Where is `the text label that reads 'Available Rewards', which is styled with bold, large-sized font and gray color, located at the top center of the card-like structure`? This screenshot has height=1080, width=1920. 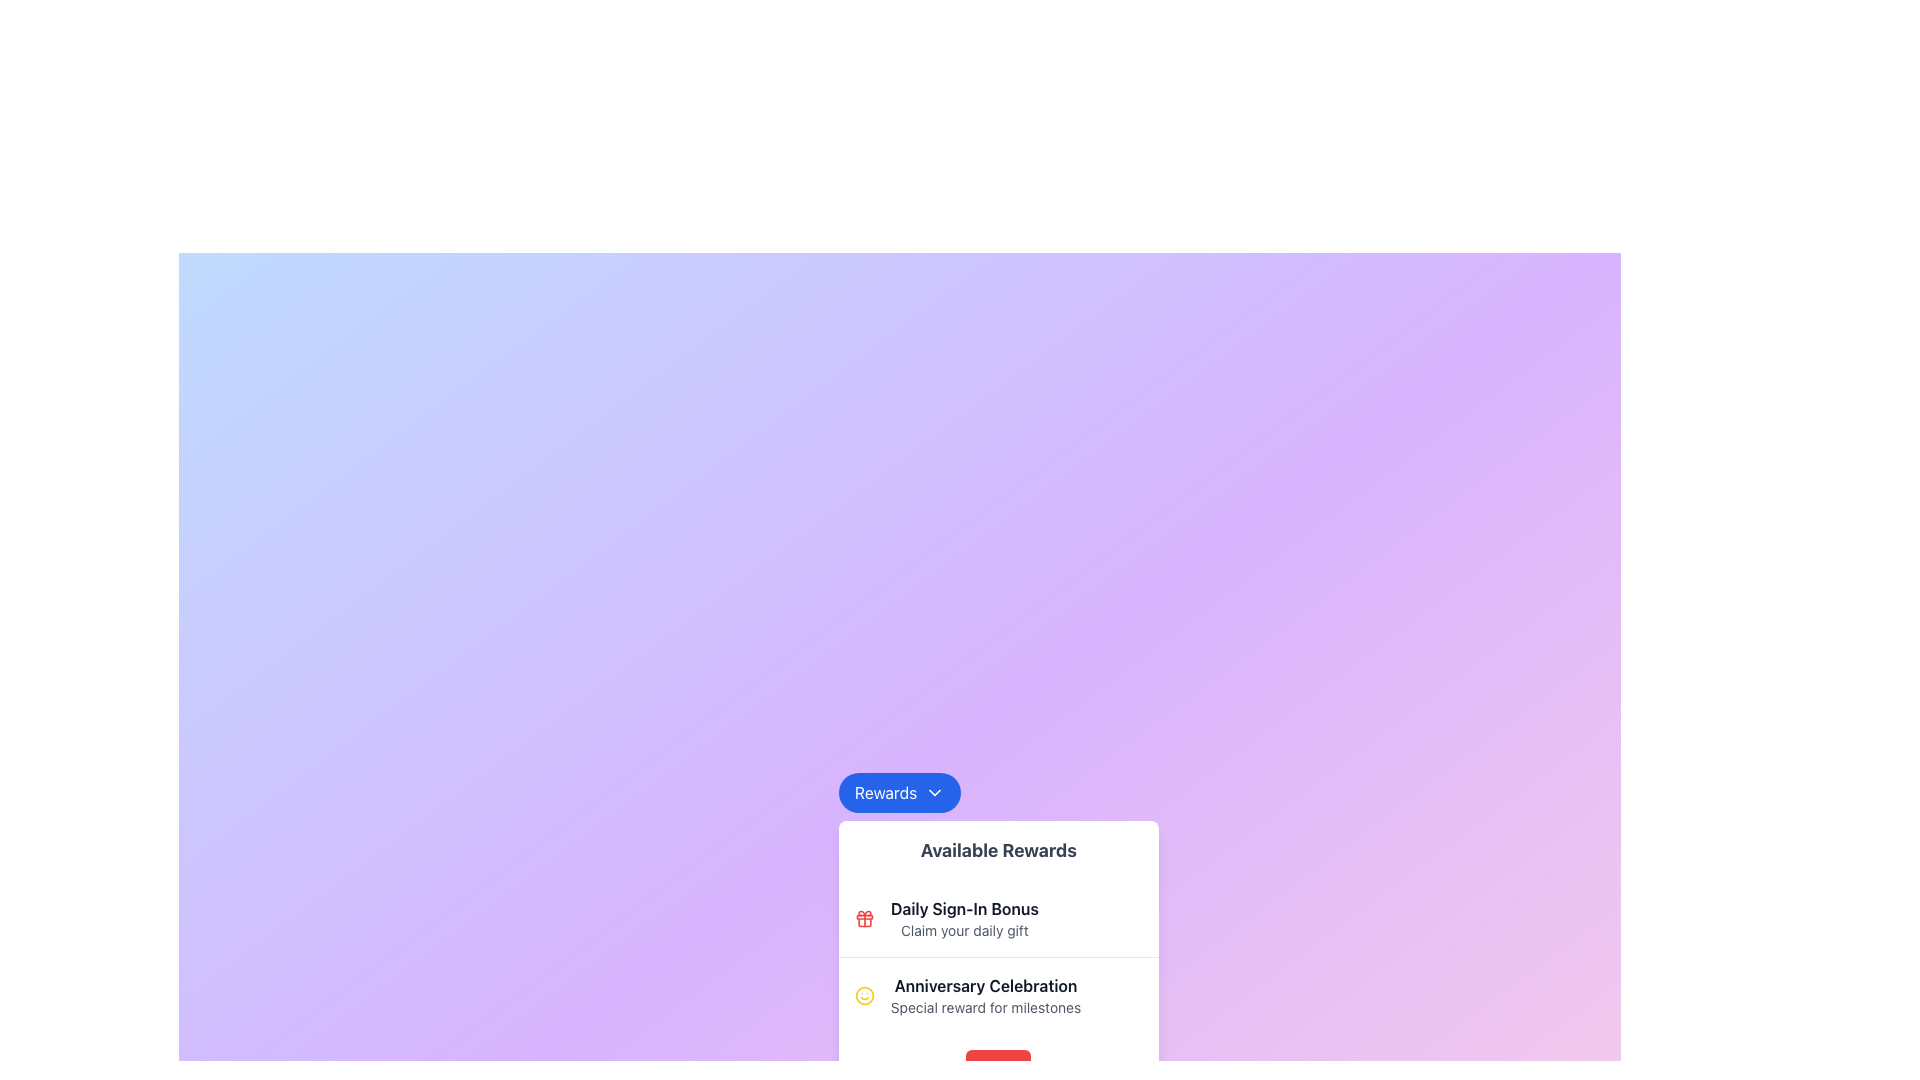
the text label that reads 'Available Rewards', which is styled with bold, large-sized font and gray color, located at the top center of the card-like structure is located at coordinates (998, 851).